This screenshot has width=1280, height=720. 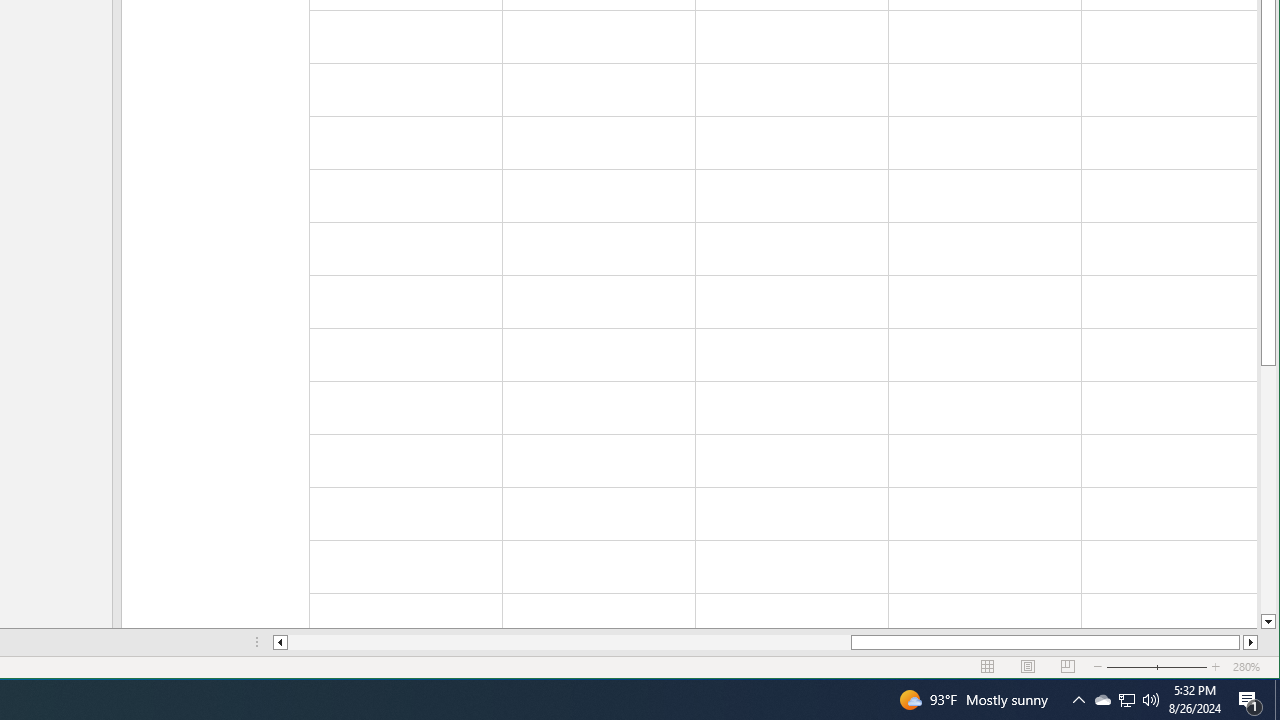 What do you see at coordinates (988, 667) in the screenshot?
I see `'Normal'` at bounding box center [988, 667].